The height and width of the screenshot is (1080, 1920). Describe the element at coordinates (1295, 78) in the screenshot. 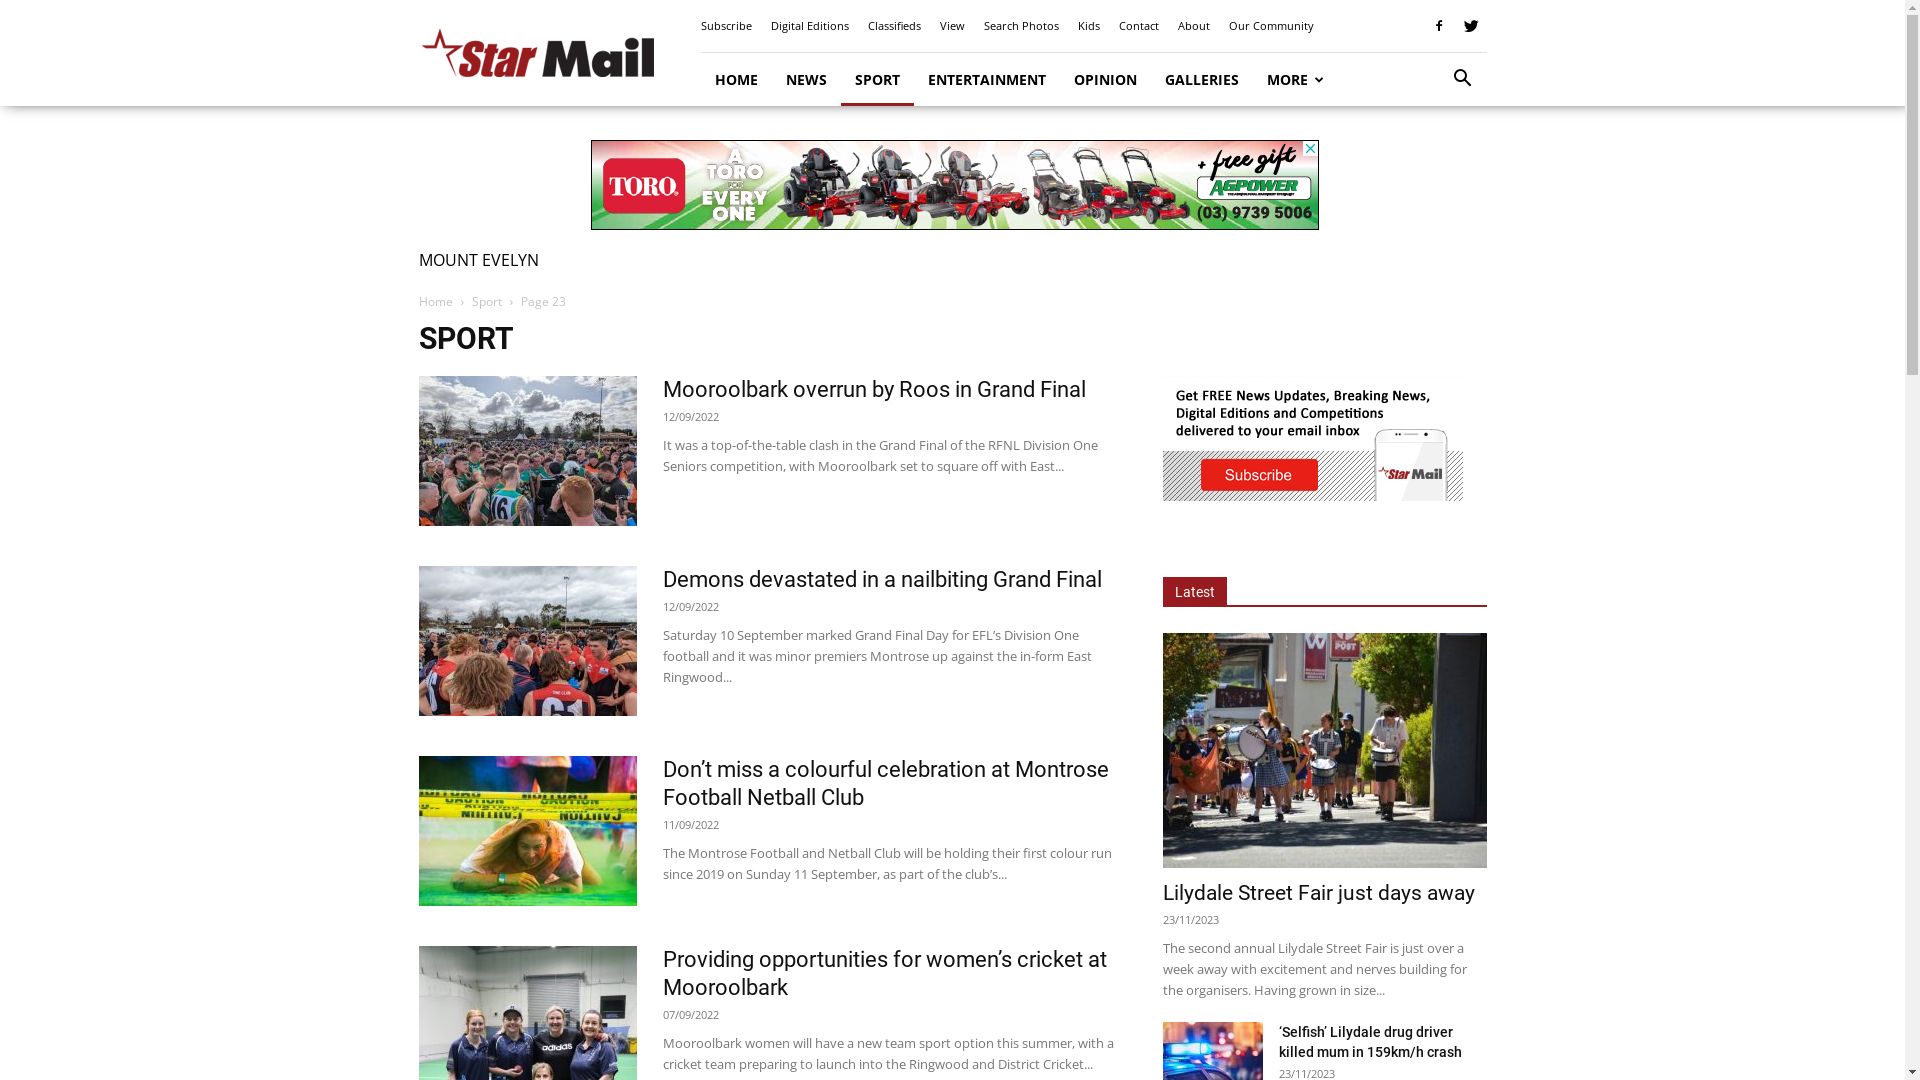

I see `'MORE'` at that location.